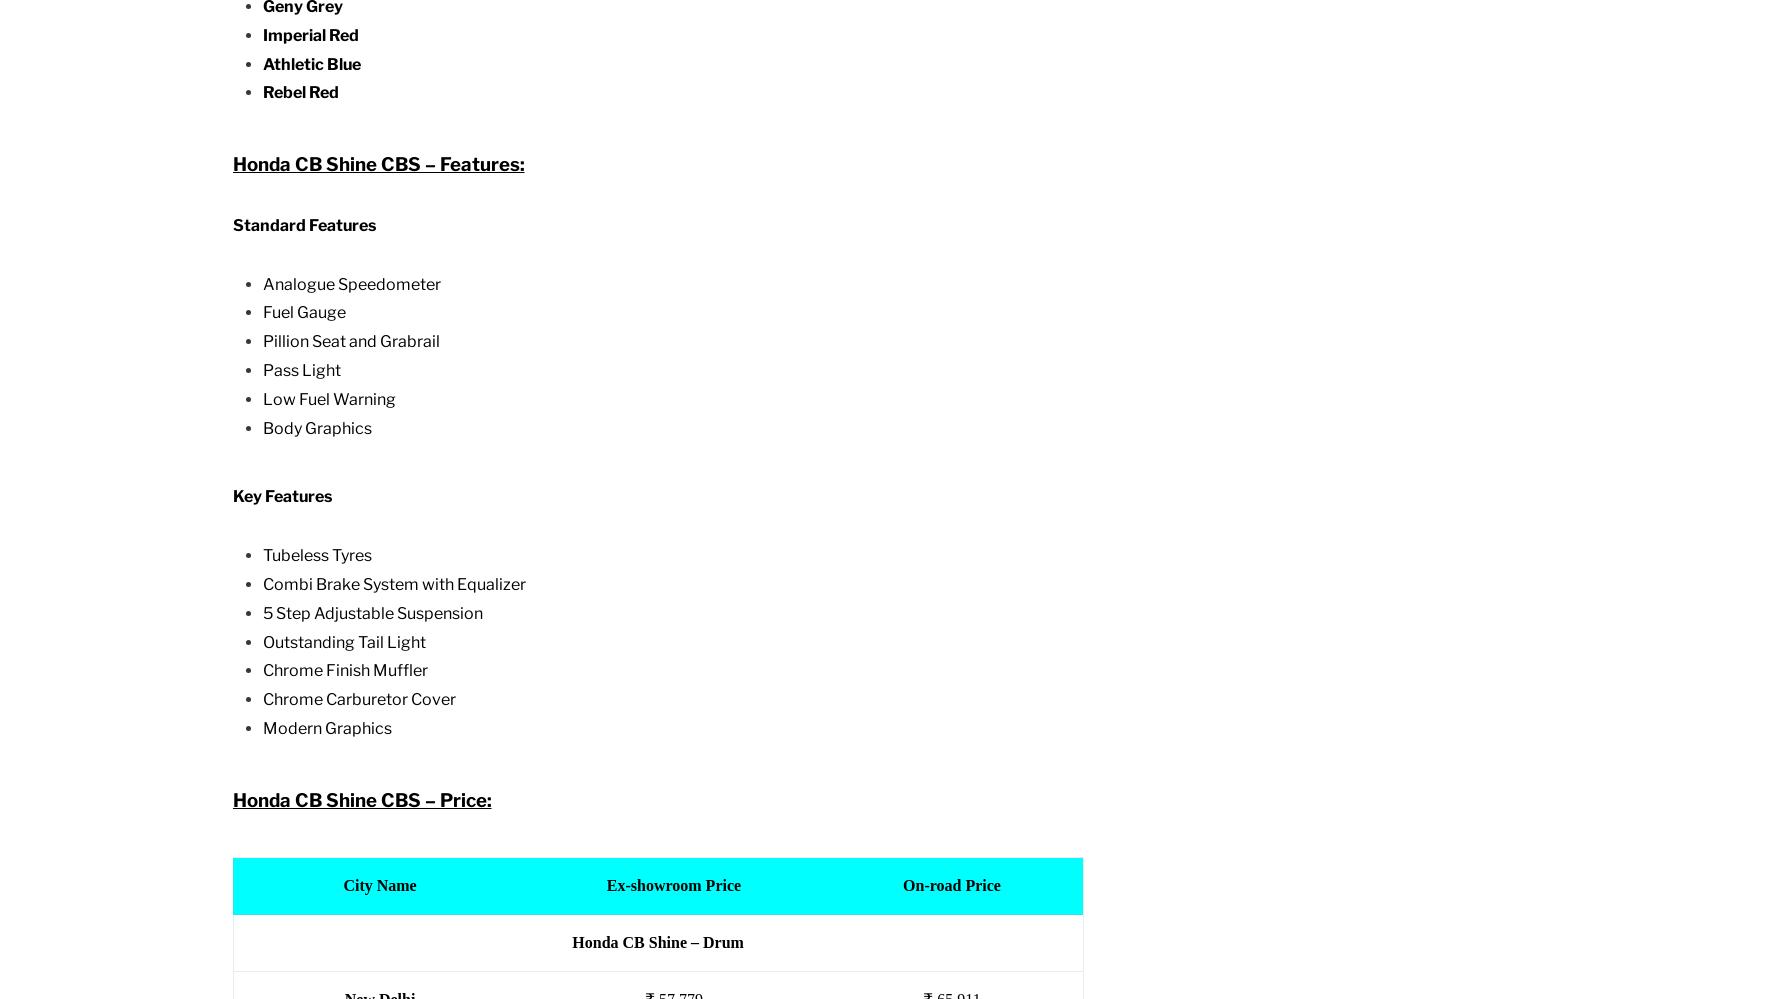 Image resolution: width=1765 pixels, height=999 pixels. Describe the element at coordinates (343, 670) in the screenshot. I see `'Chrome Finish Muffler'` at that location.